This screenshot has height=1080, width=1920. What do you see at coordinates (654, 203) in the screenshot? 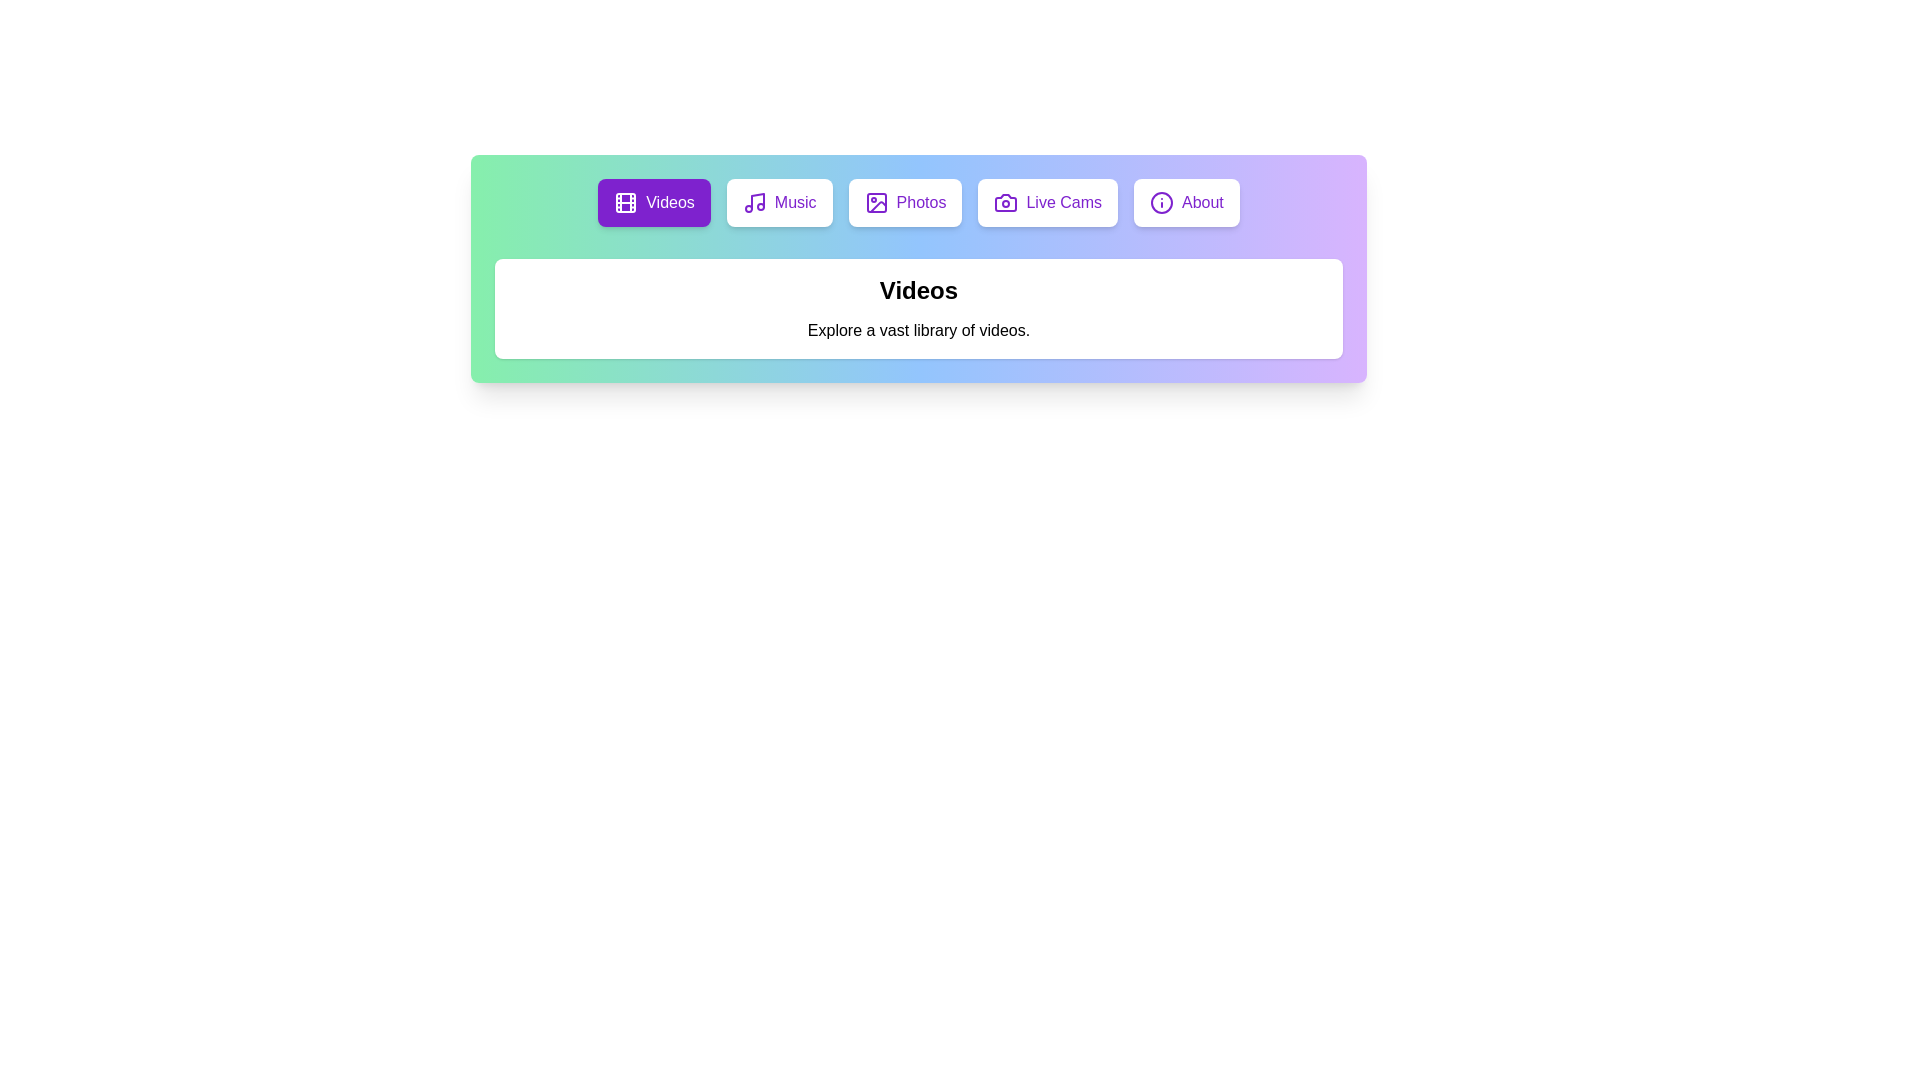
I see `the tab labeled Videos to switch to that tab` at bounding box center [654, 203].